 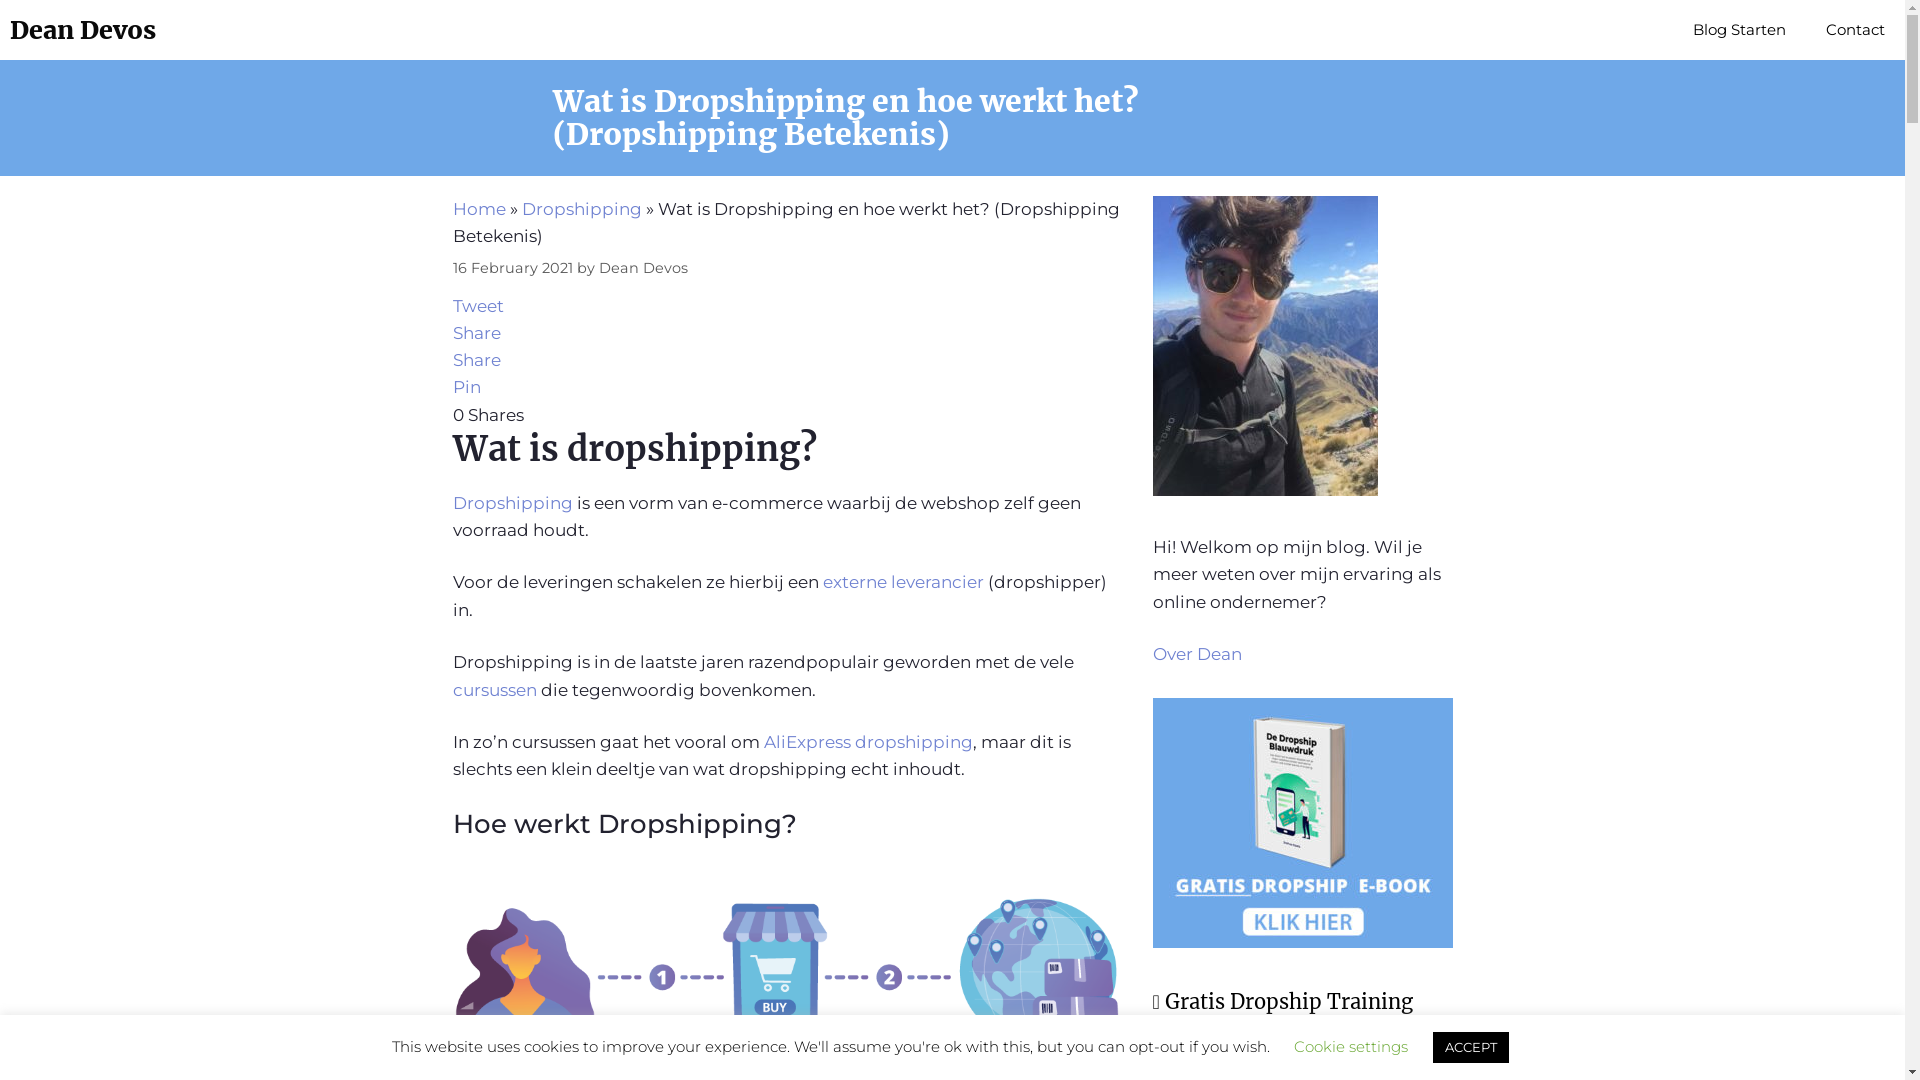 I want to click on 'Pin', so click(x=464, y=386).